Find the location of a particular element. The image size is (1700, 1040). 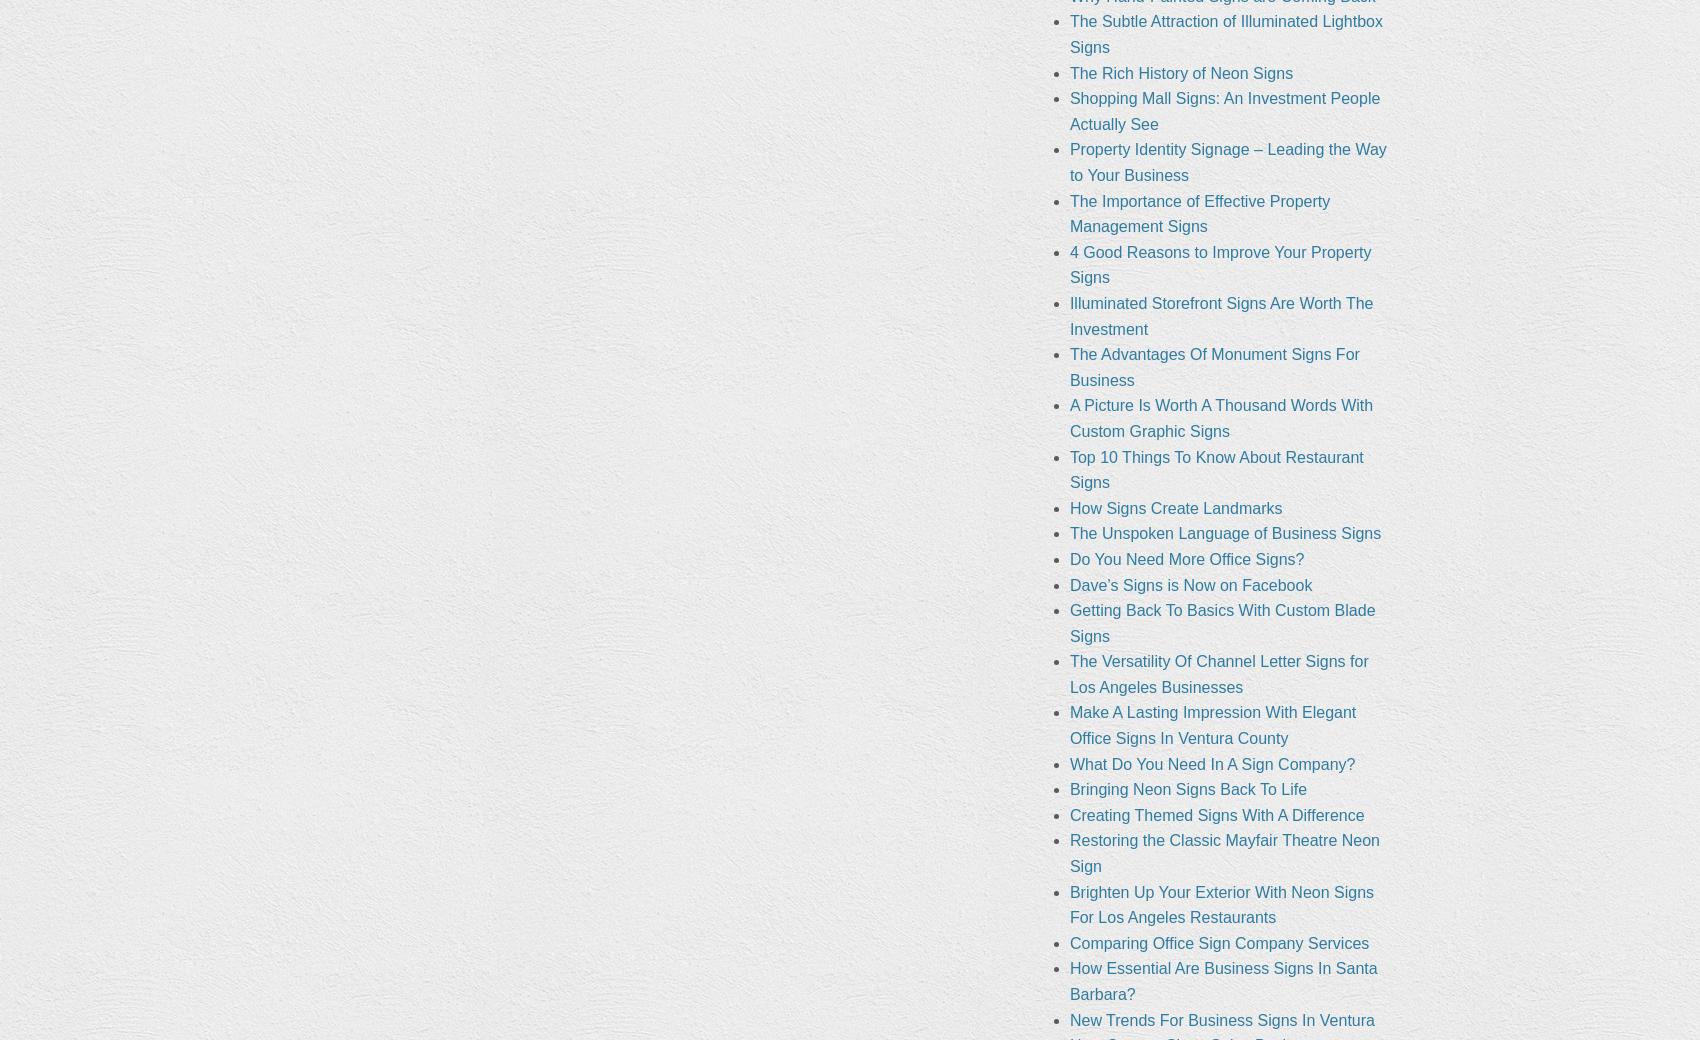

'Getting Back To Basics With Custom Blade Signs' is located at coordinates (1220, 621).